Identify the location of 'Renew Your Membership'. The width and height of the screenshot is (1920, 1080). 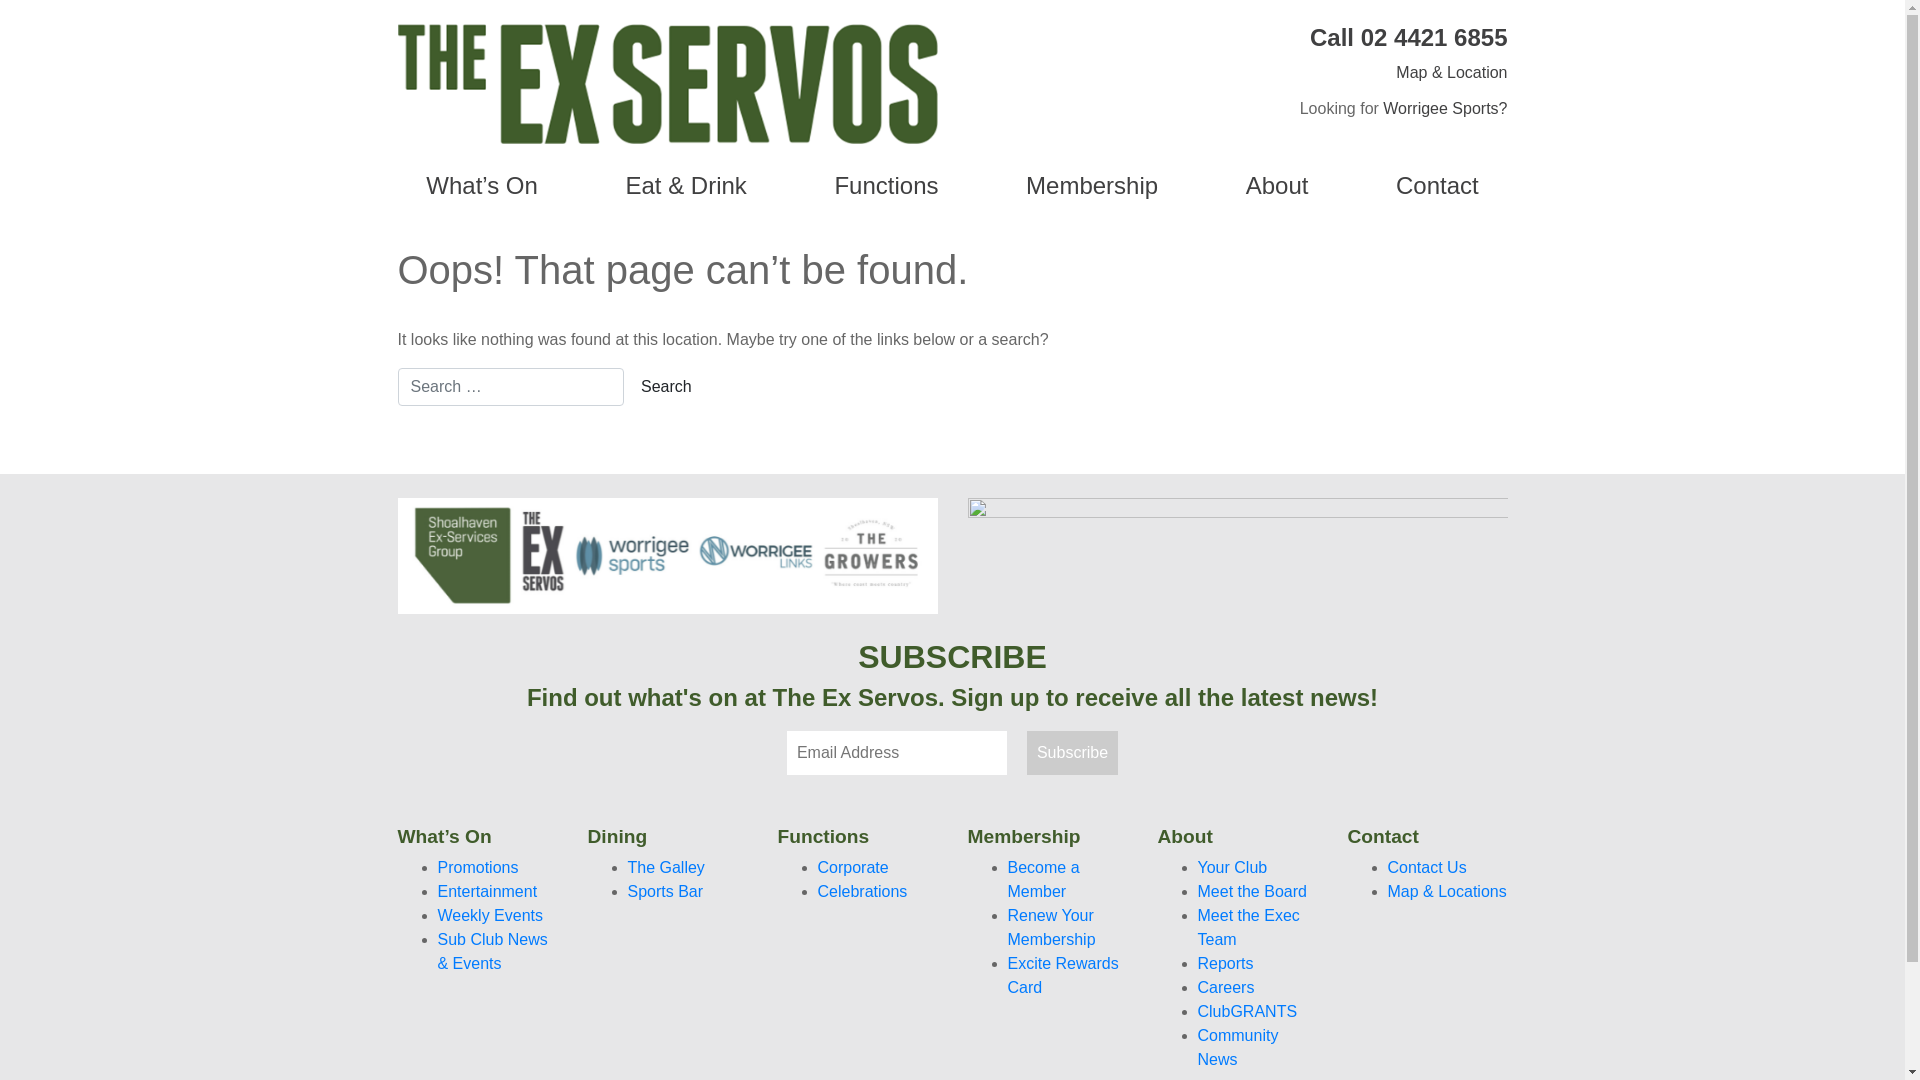
(1050, 927).